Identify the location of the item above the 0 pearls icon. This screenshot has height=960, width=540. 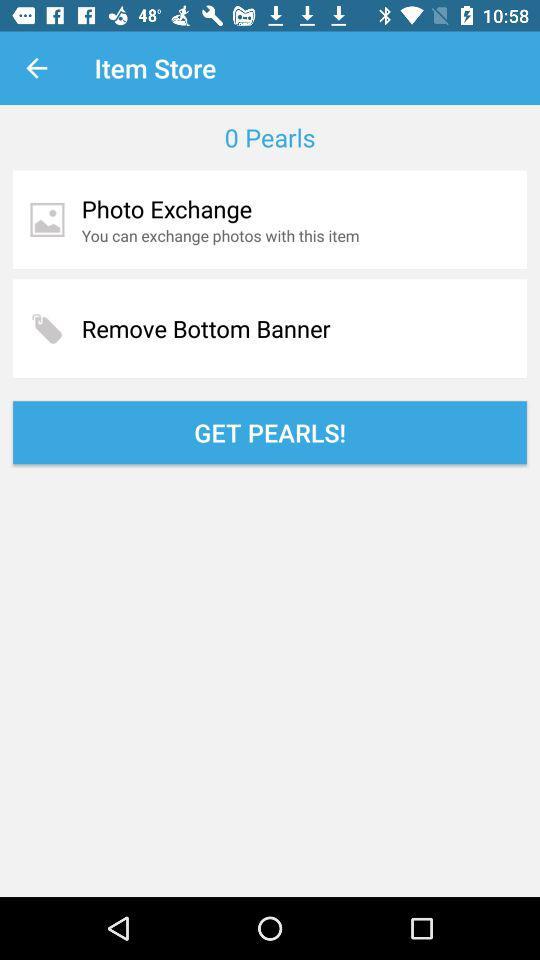
(36, 68).